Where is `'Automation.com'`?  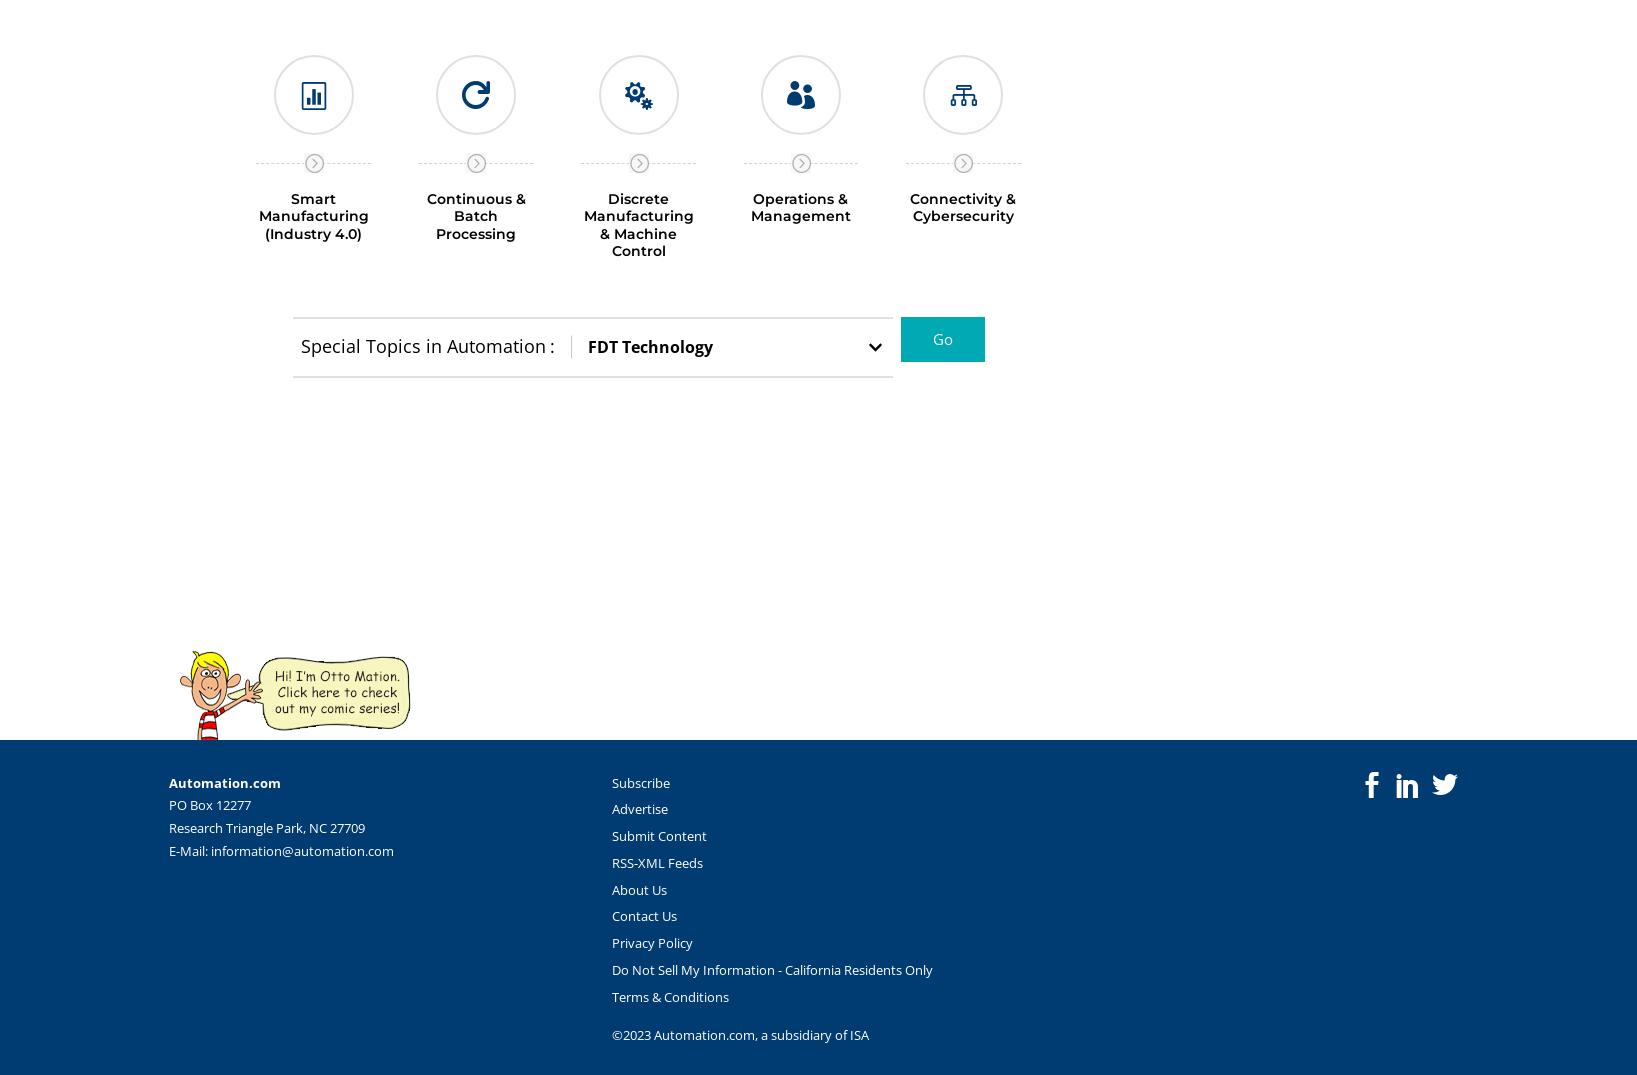
'Automation.com' is located at coordinates (223, 781).